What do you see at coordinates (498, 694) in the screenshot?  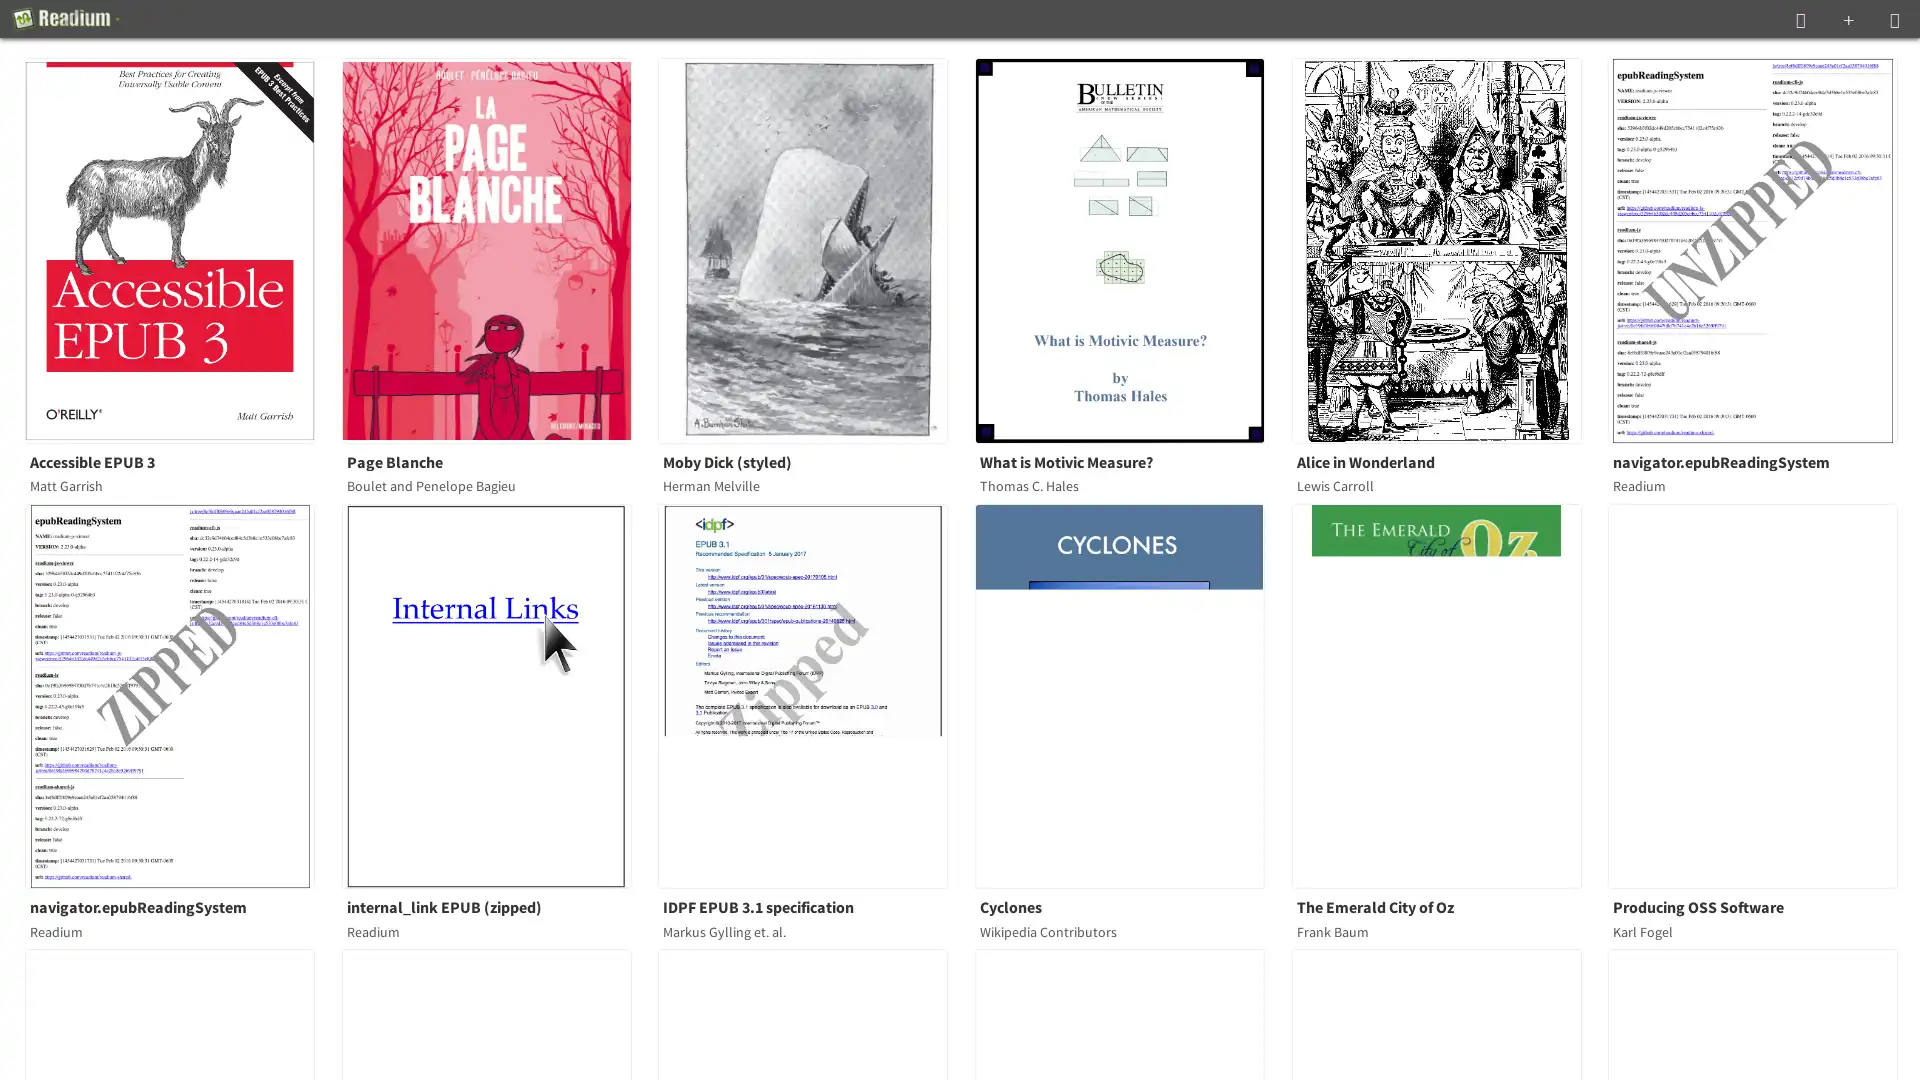 I see `(8) internal_link EPUB (zipped)` at bounding box center [498, 694].